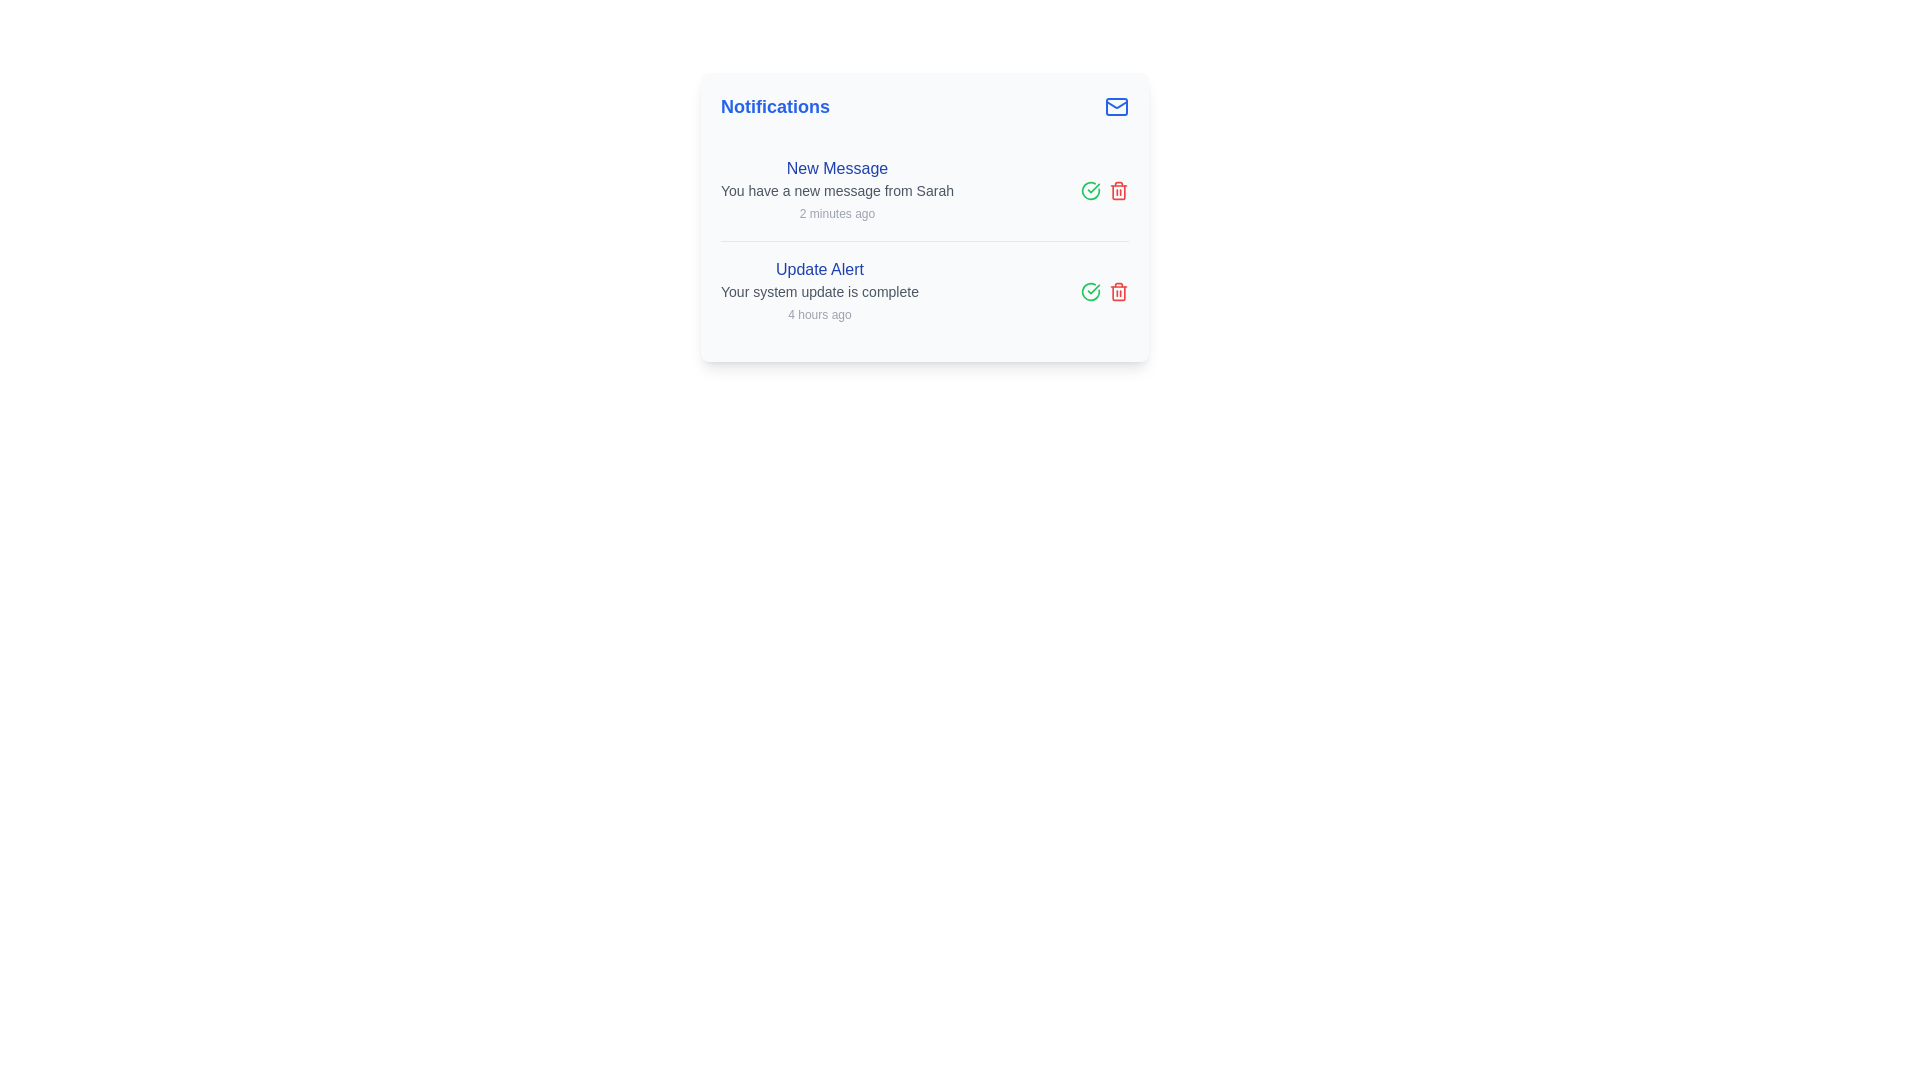 This screenshot has width=1920, height=1080. I want to click on the Icon Button located to the right of the 'Update Alert' heading within the notification card, so click(1089, 191).